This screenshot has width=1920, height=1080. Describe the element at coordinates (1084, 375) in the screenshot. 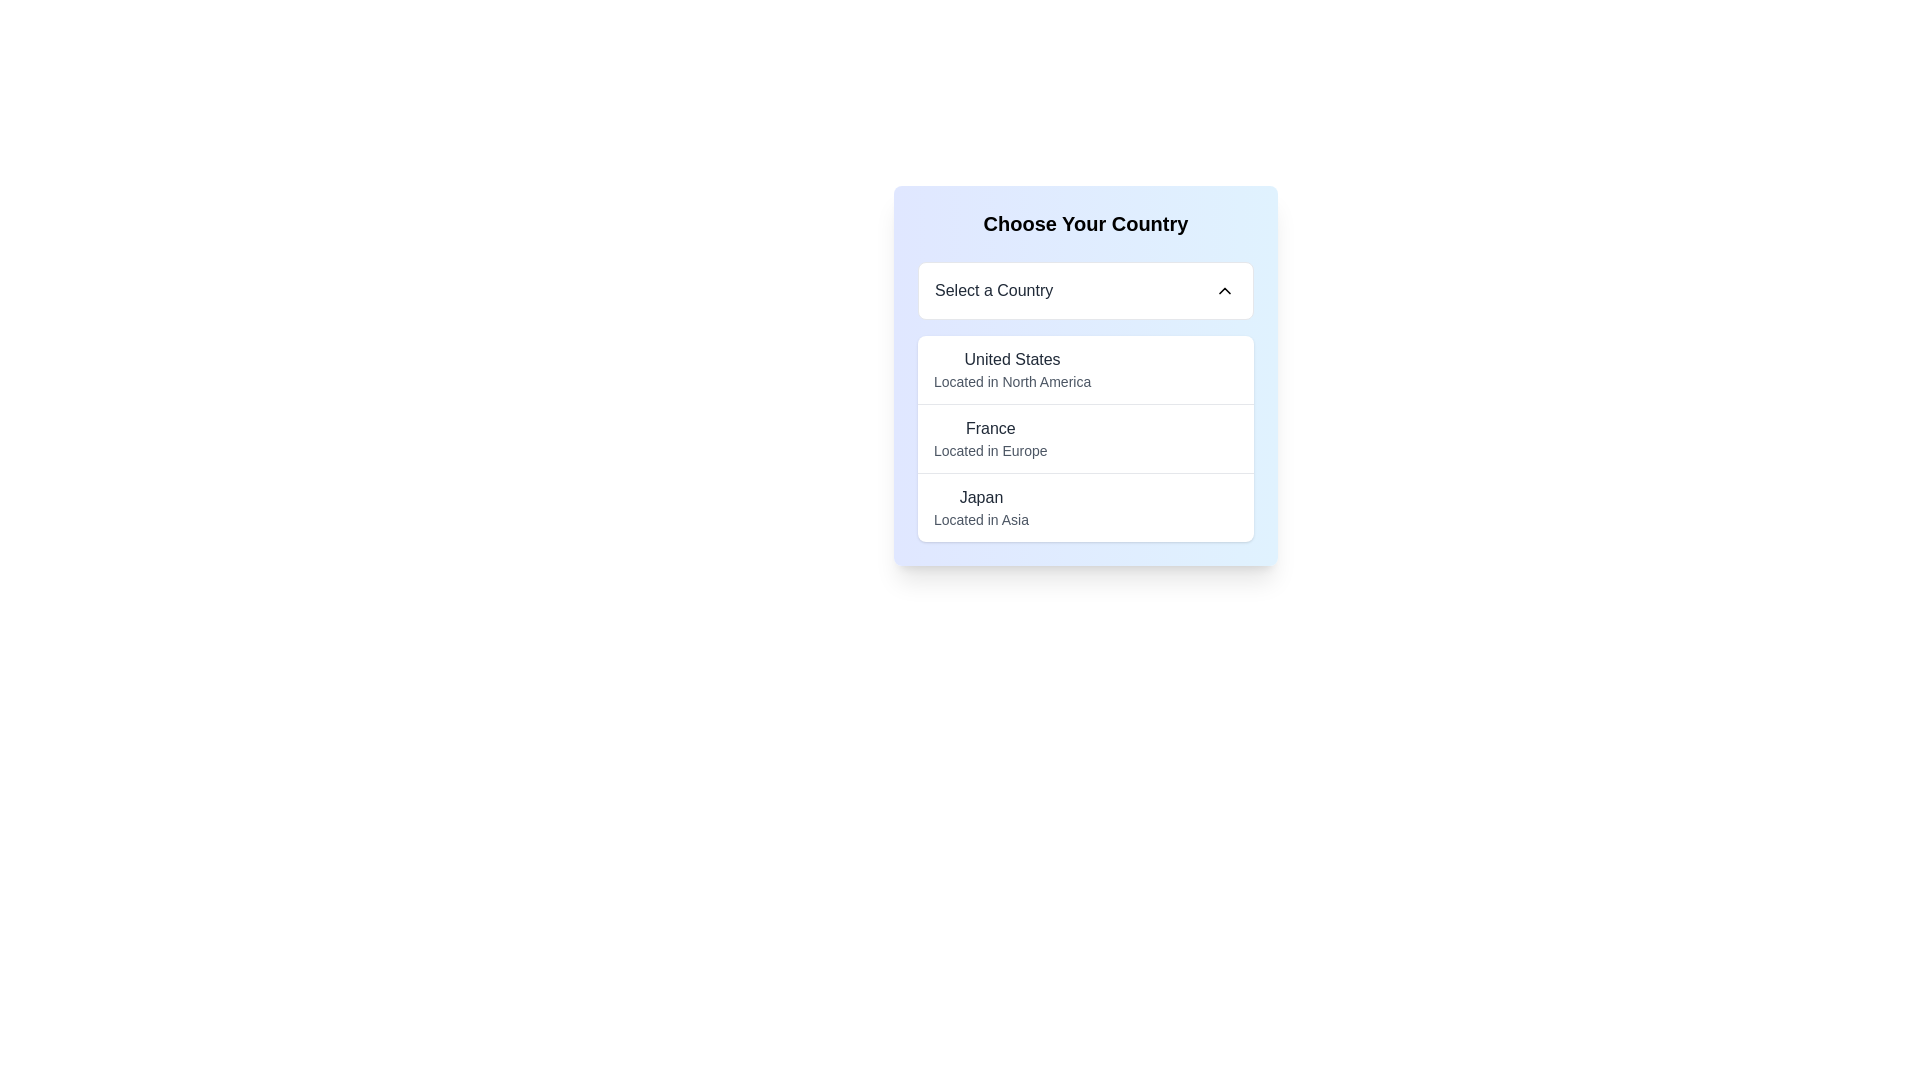

I see `the highlighted country selection entry titled 'United States'` at that location.